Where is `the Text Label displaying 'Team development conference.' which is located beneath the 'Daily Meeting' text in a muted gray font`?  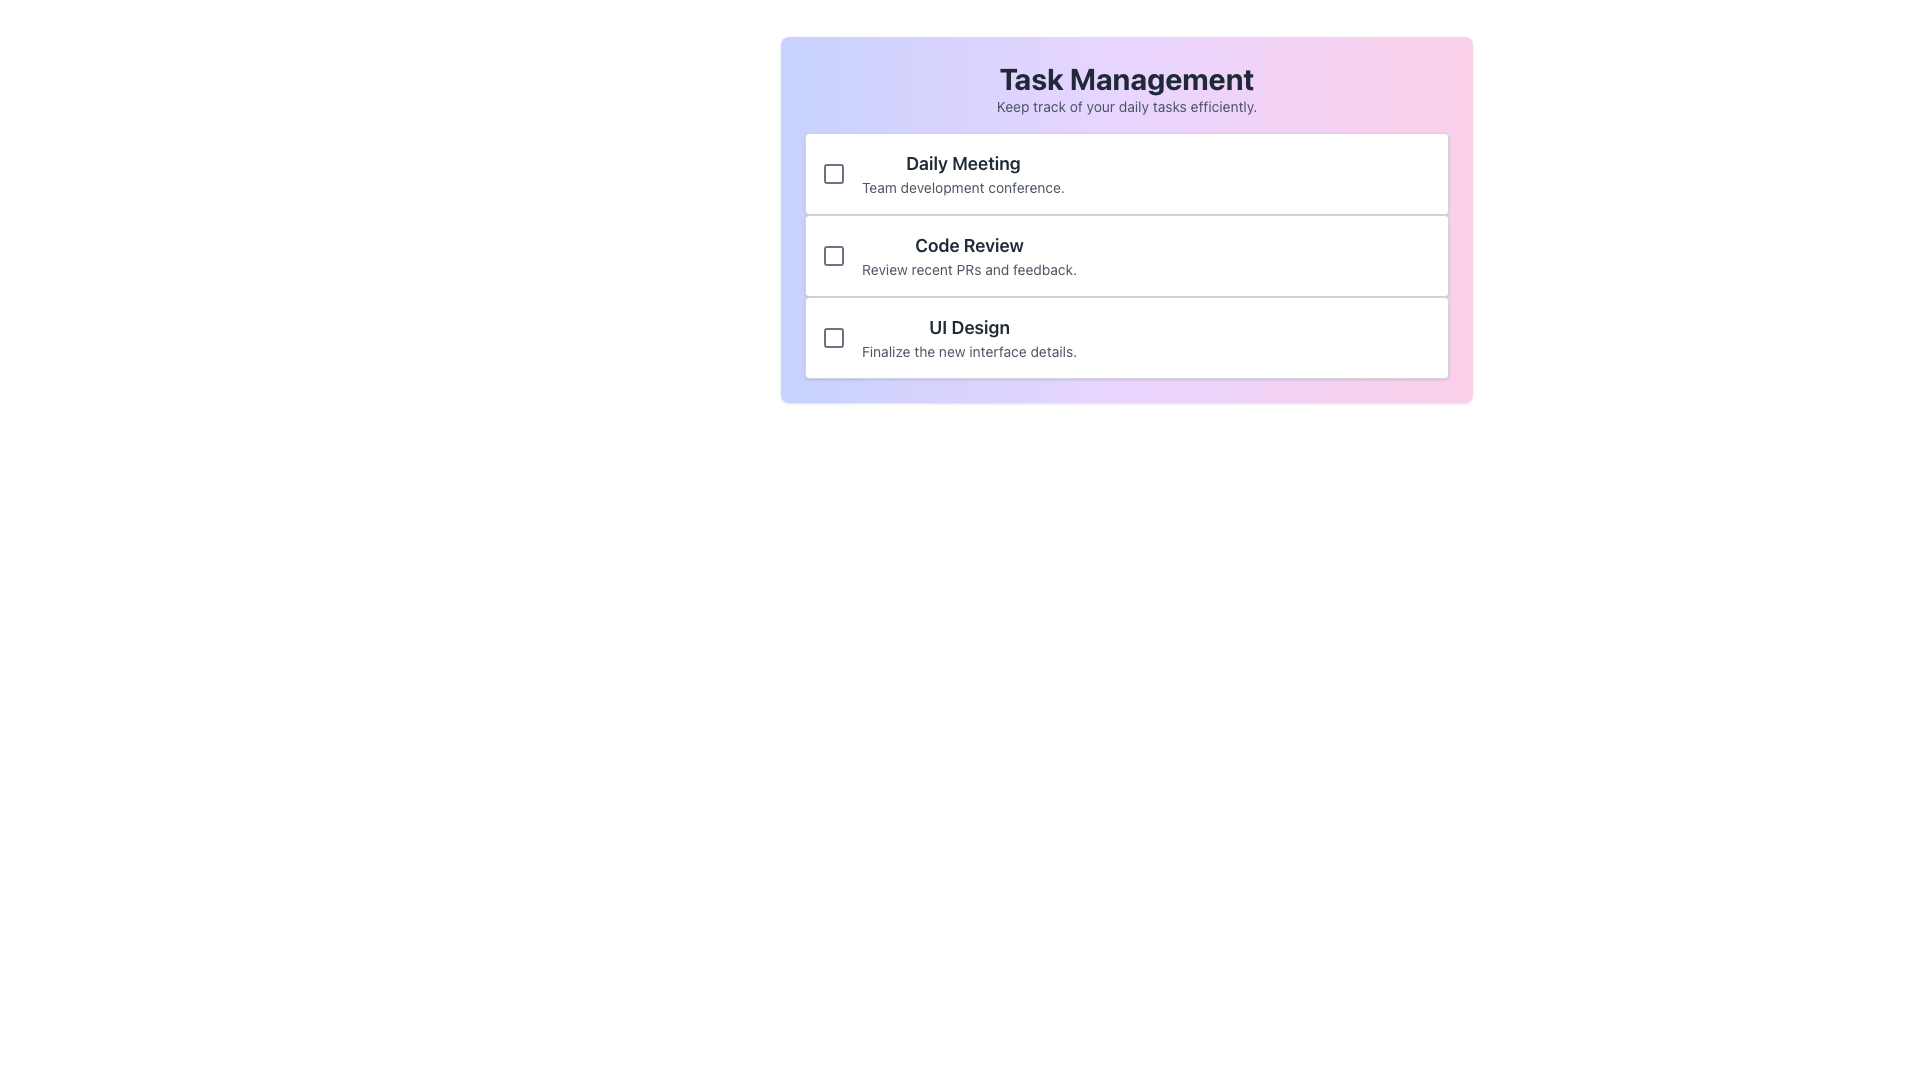
the Text Label displaying 'Team development conference.' which is located beneath the 'Daily Meeting' text in a muted gray font is located at coordinates (963, 188).